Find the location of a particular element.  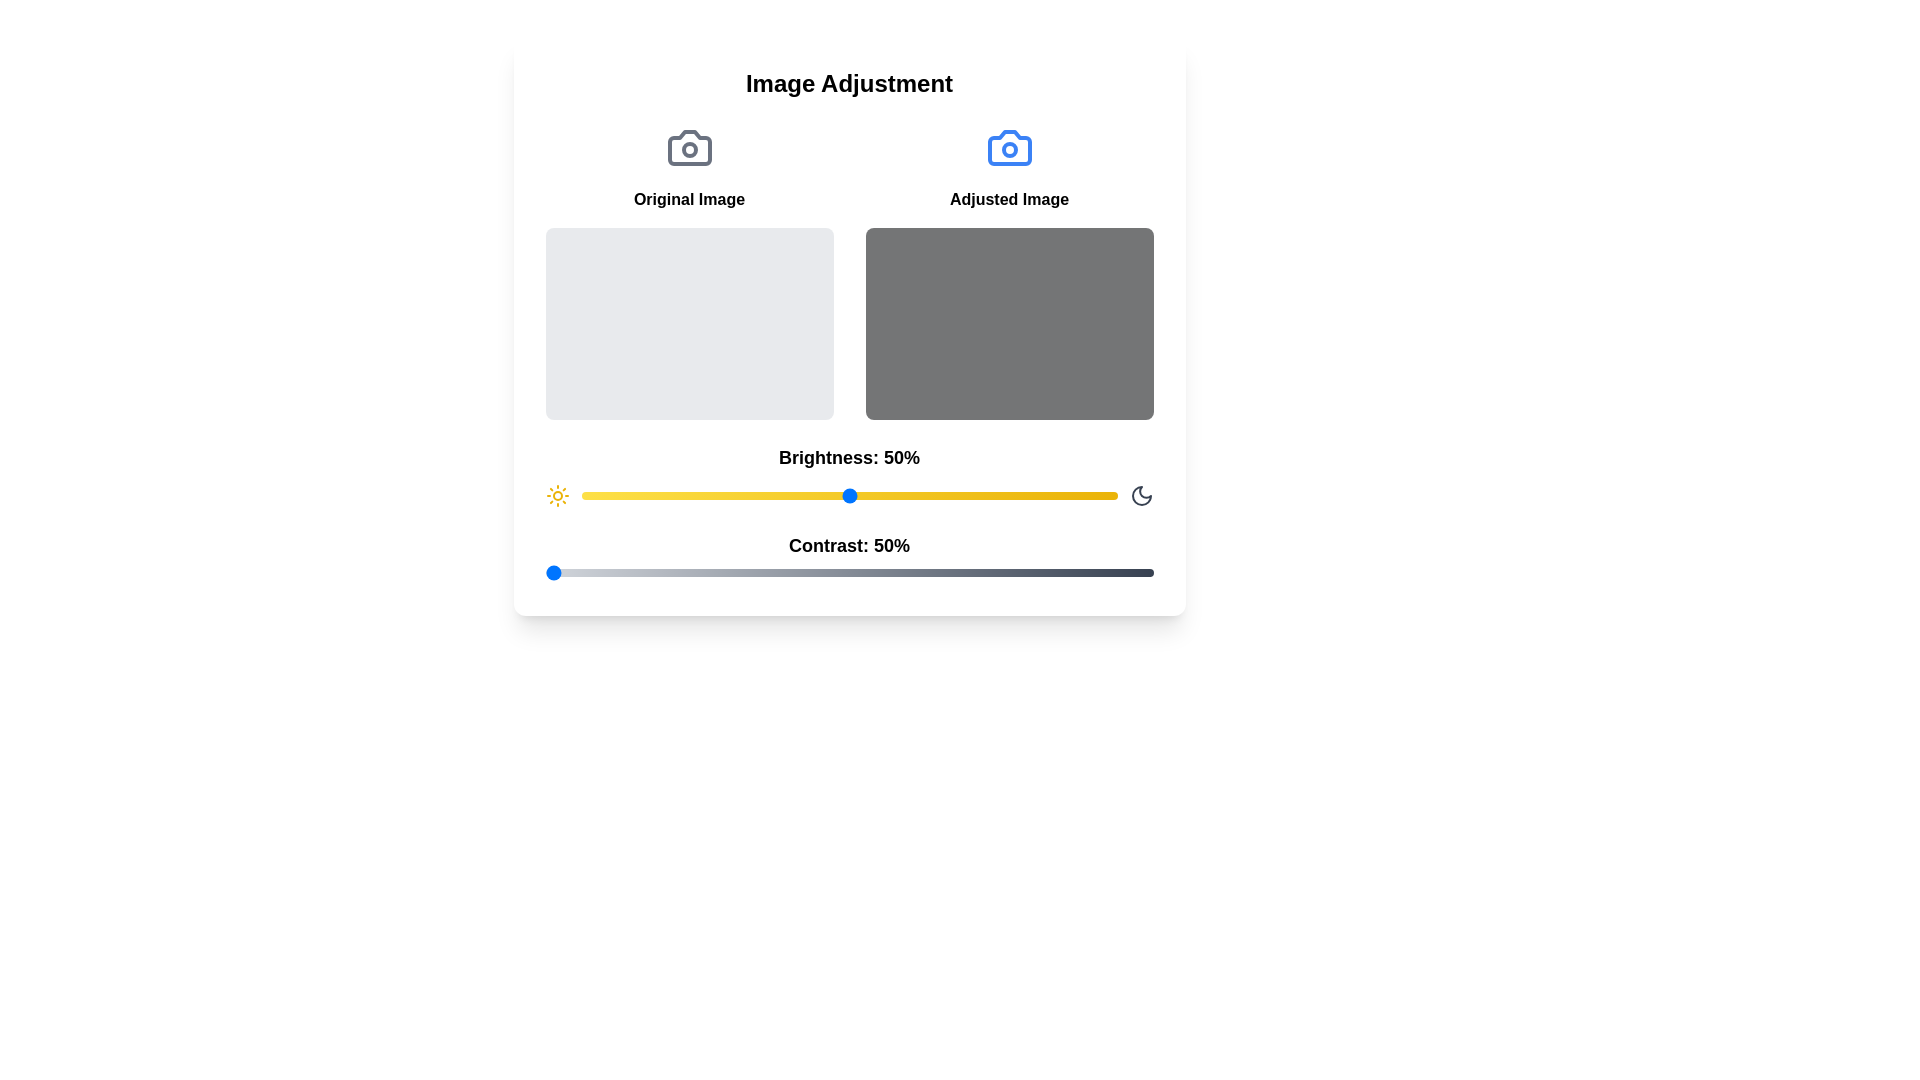

the brightness is located at coordinates (596, 495).